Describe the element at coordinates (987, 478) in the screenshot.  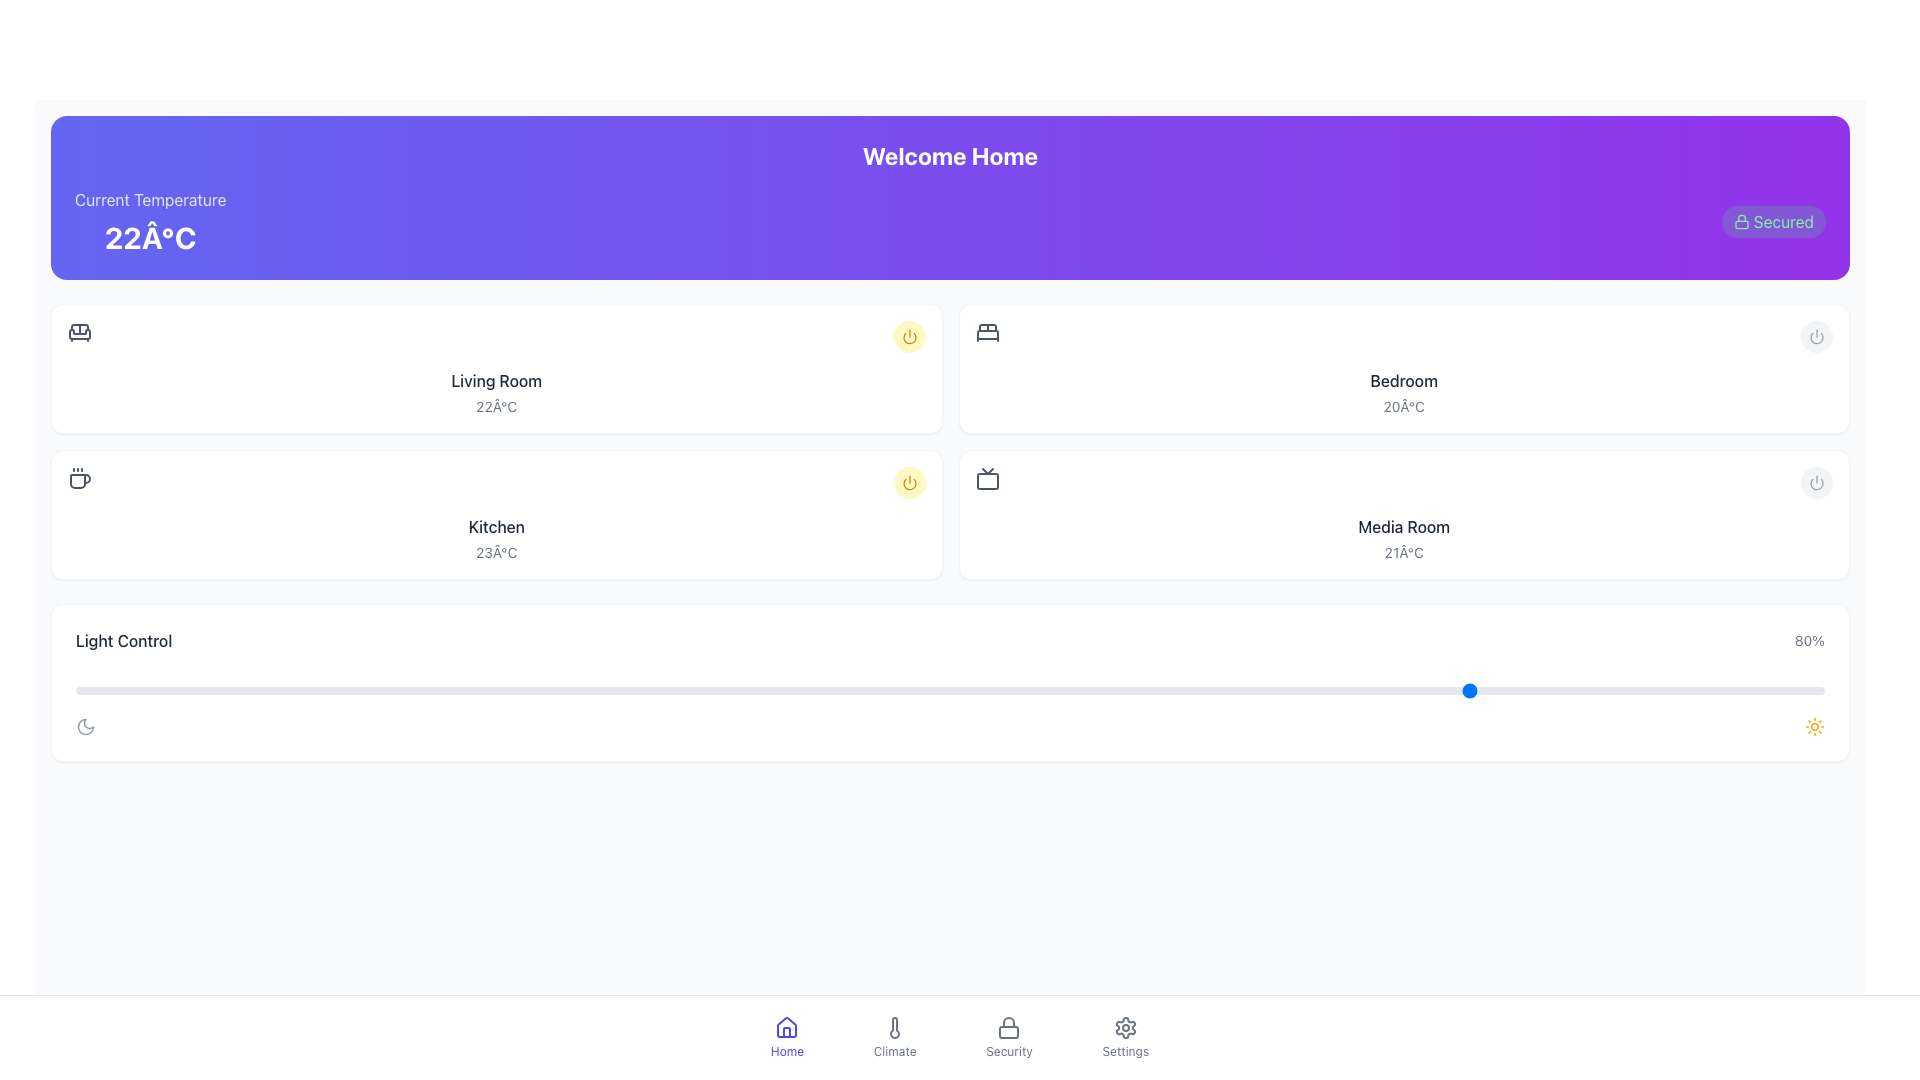
I see `the television icon located in the 'Media Room' section, which is represented by simple geometric shapes and styled in gray, positioned above the text '21°C.'` at that location.